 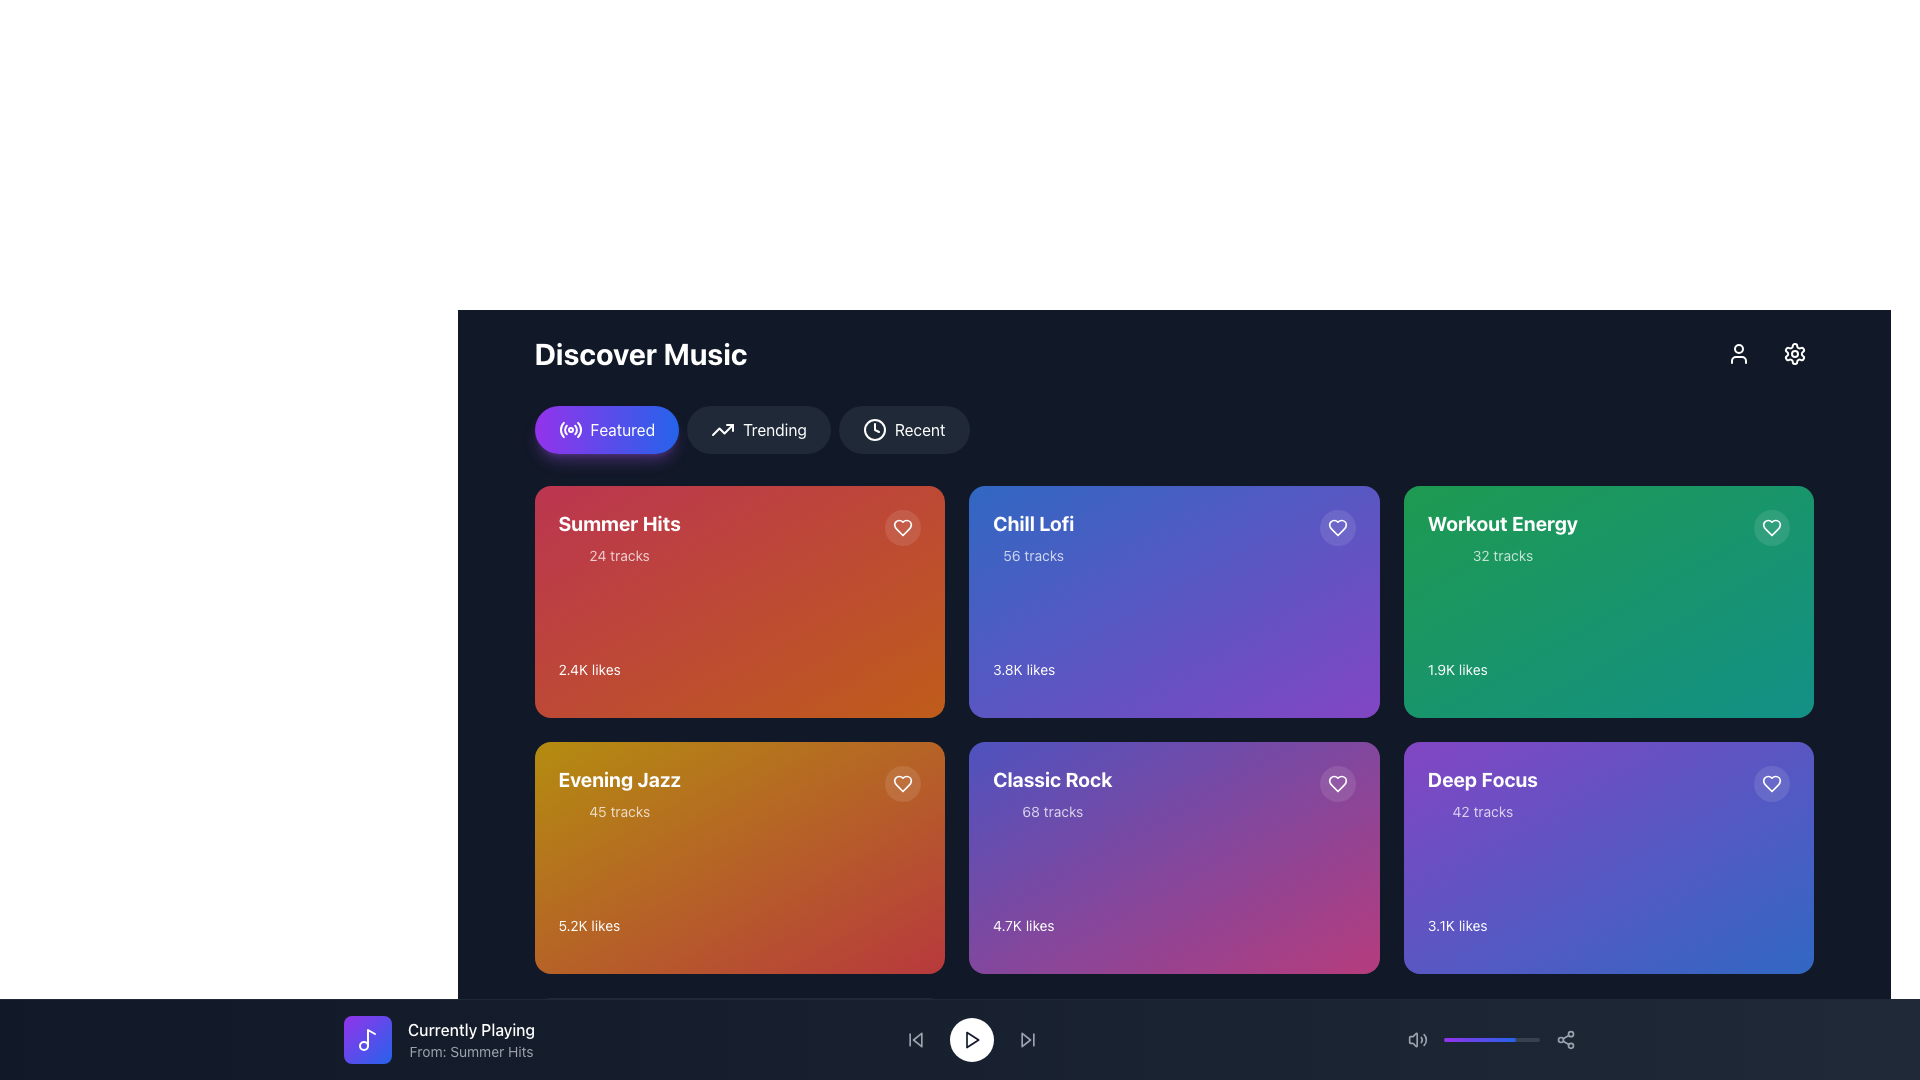 What do you see at coordinates (902, 782) in the screenshot?
I see `the interactive icon button in the top-right corner of the 'Summer Hits' card` at bounding box center [902, 782].